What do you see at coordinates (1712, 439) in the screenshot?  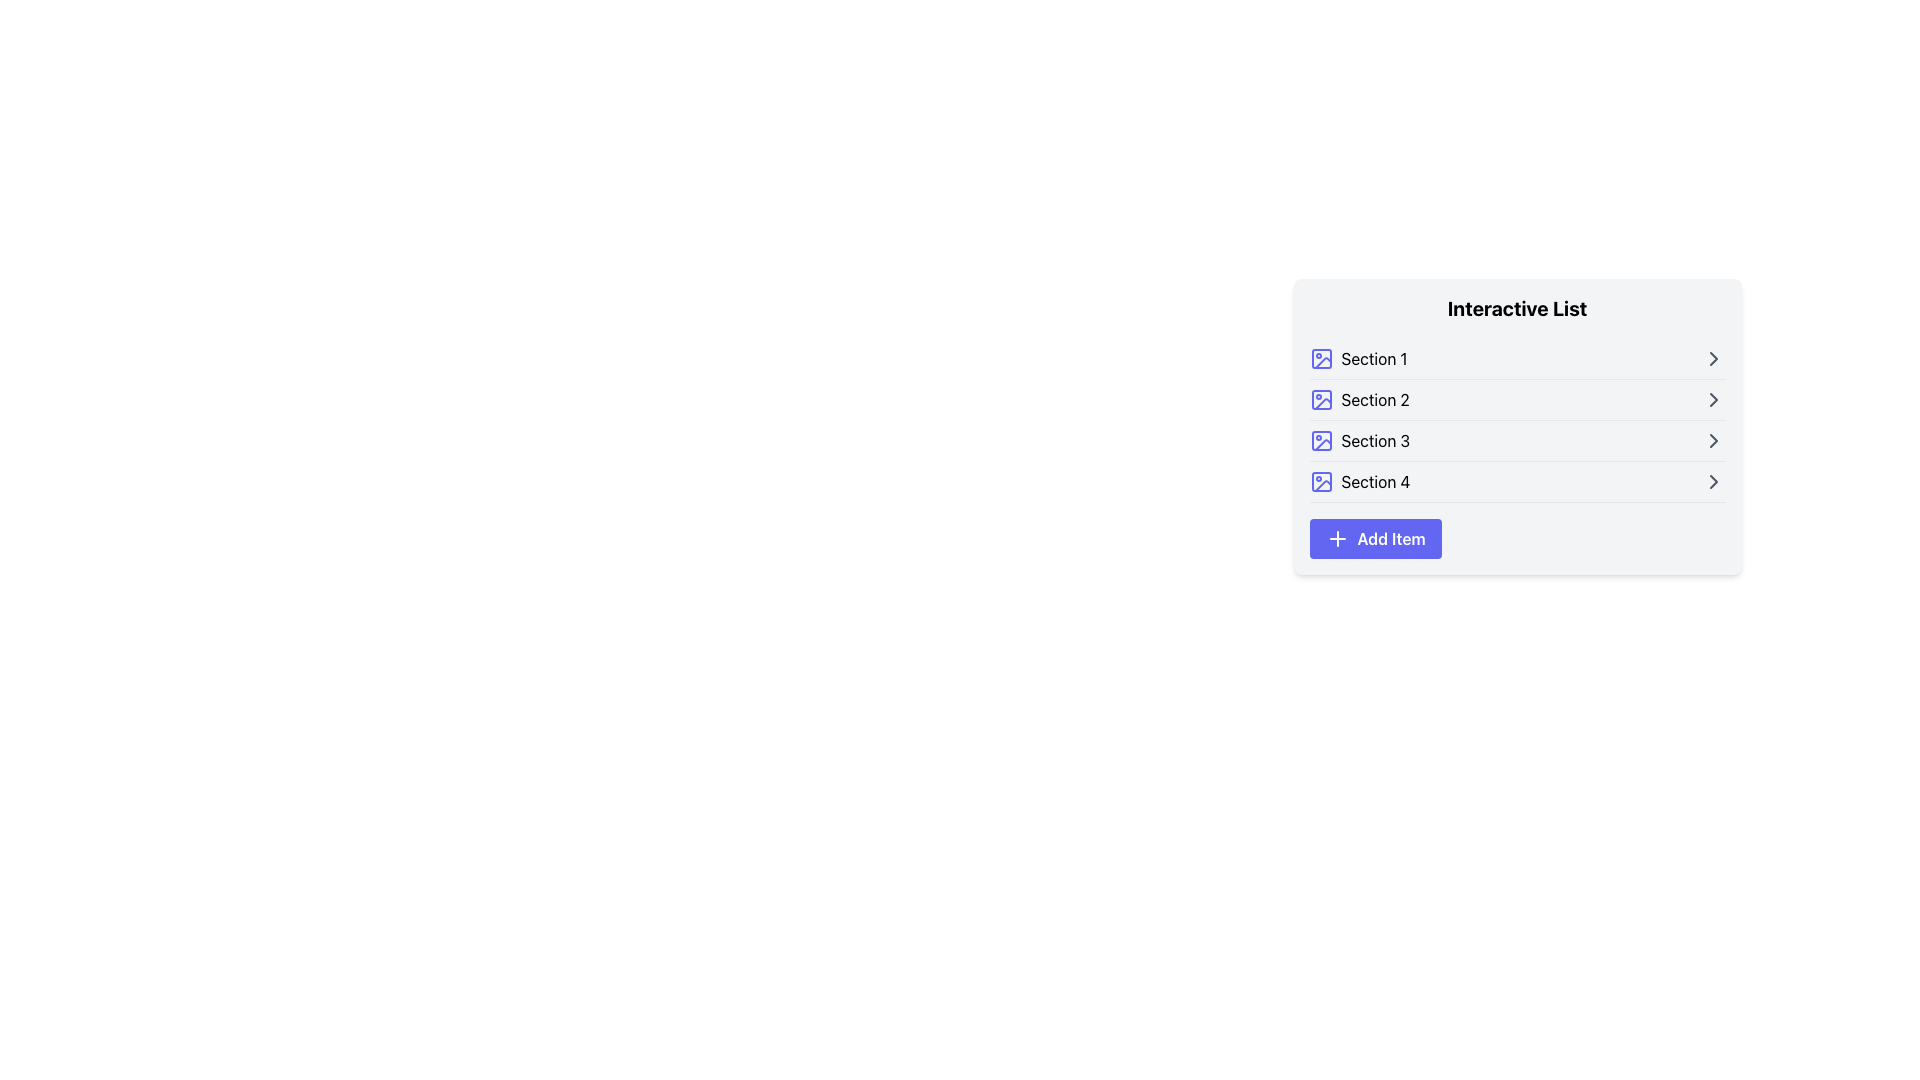 I see `the icon located on the right side of the row labeled 'Section 3'` at bounding box center [1712, 439].